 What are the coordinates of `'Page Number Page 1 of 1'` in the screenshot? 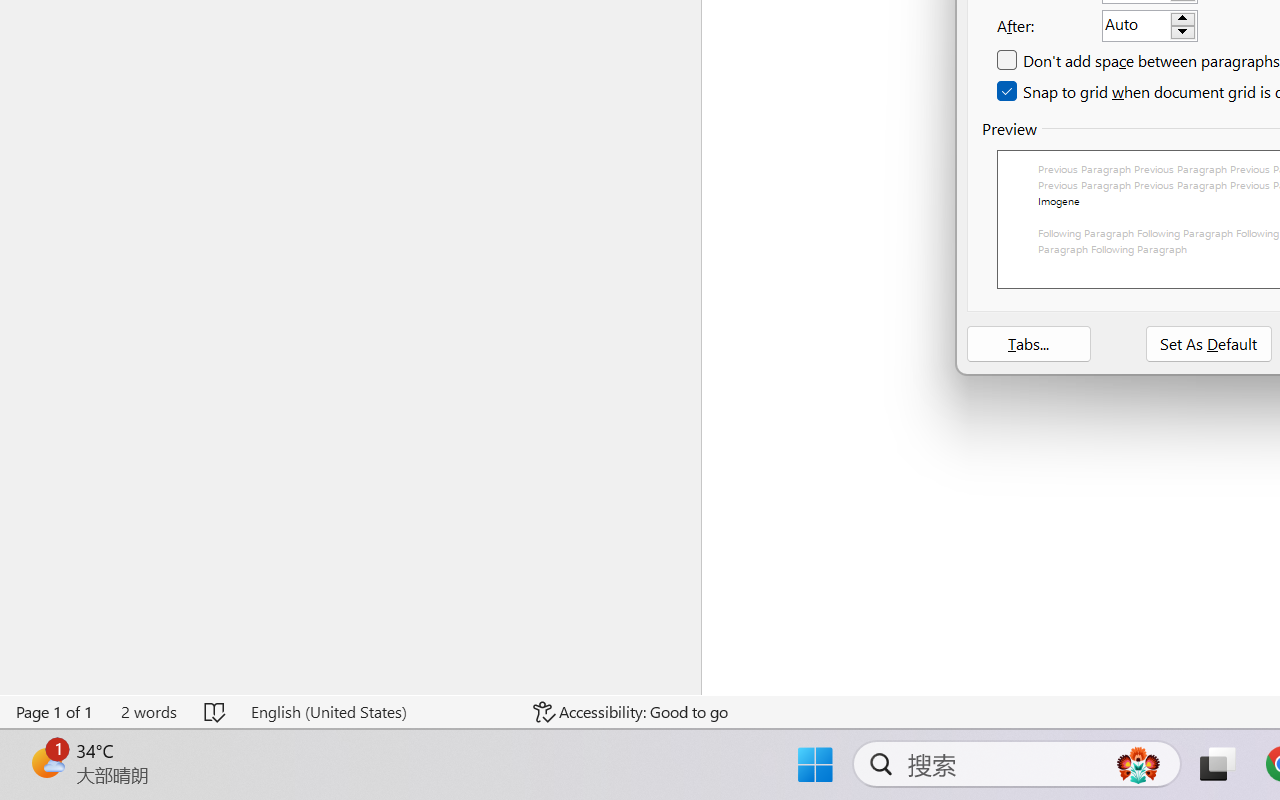 It's located at (55, 711).